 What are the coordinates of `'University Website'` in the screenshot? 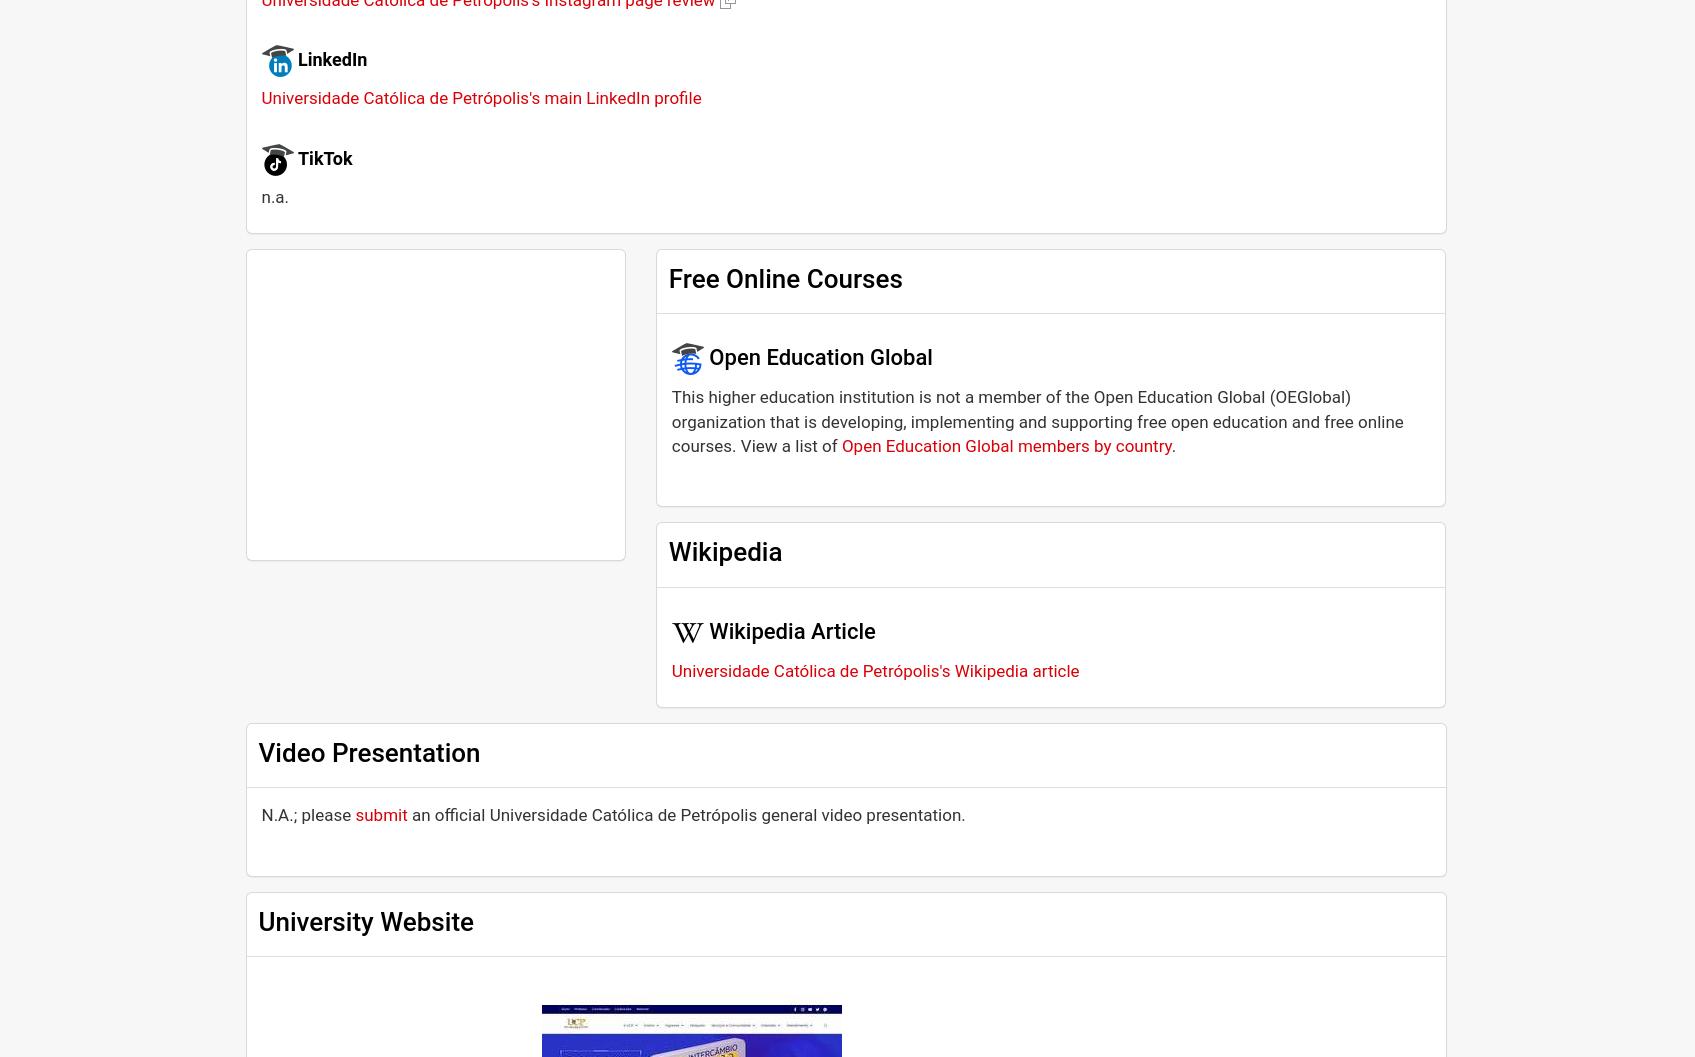 It's located at (364, 920).